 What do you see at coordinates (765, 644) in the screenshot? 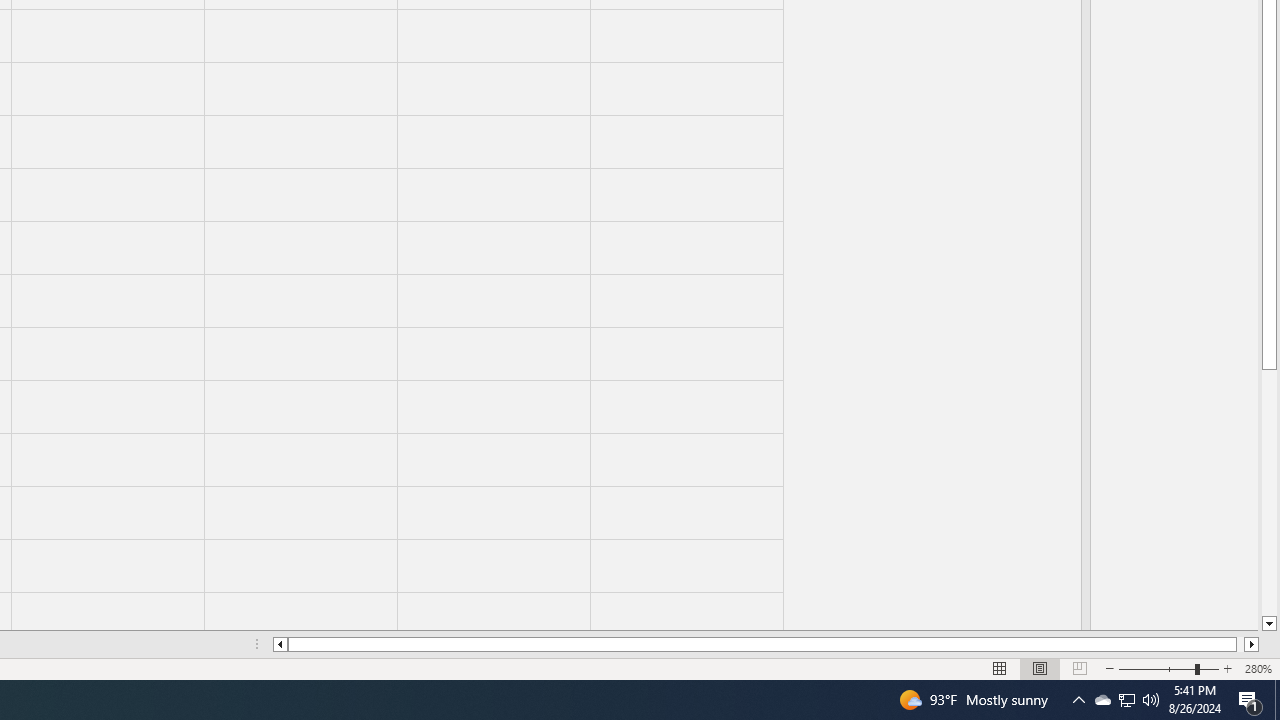
I see `'Class: NetUIScrollBar'` at bounding box center [765, 644].